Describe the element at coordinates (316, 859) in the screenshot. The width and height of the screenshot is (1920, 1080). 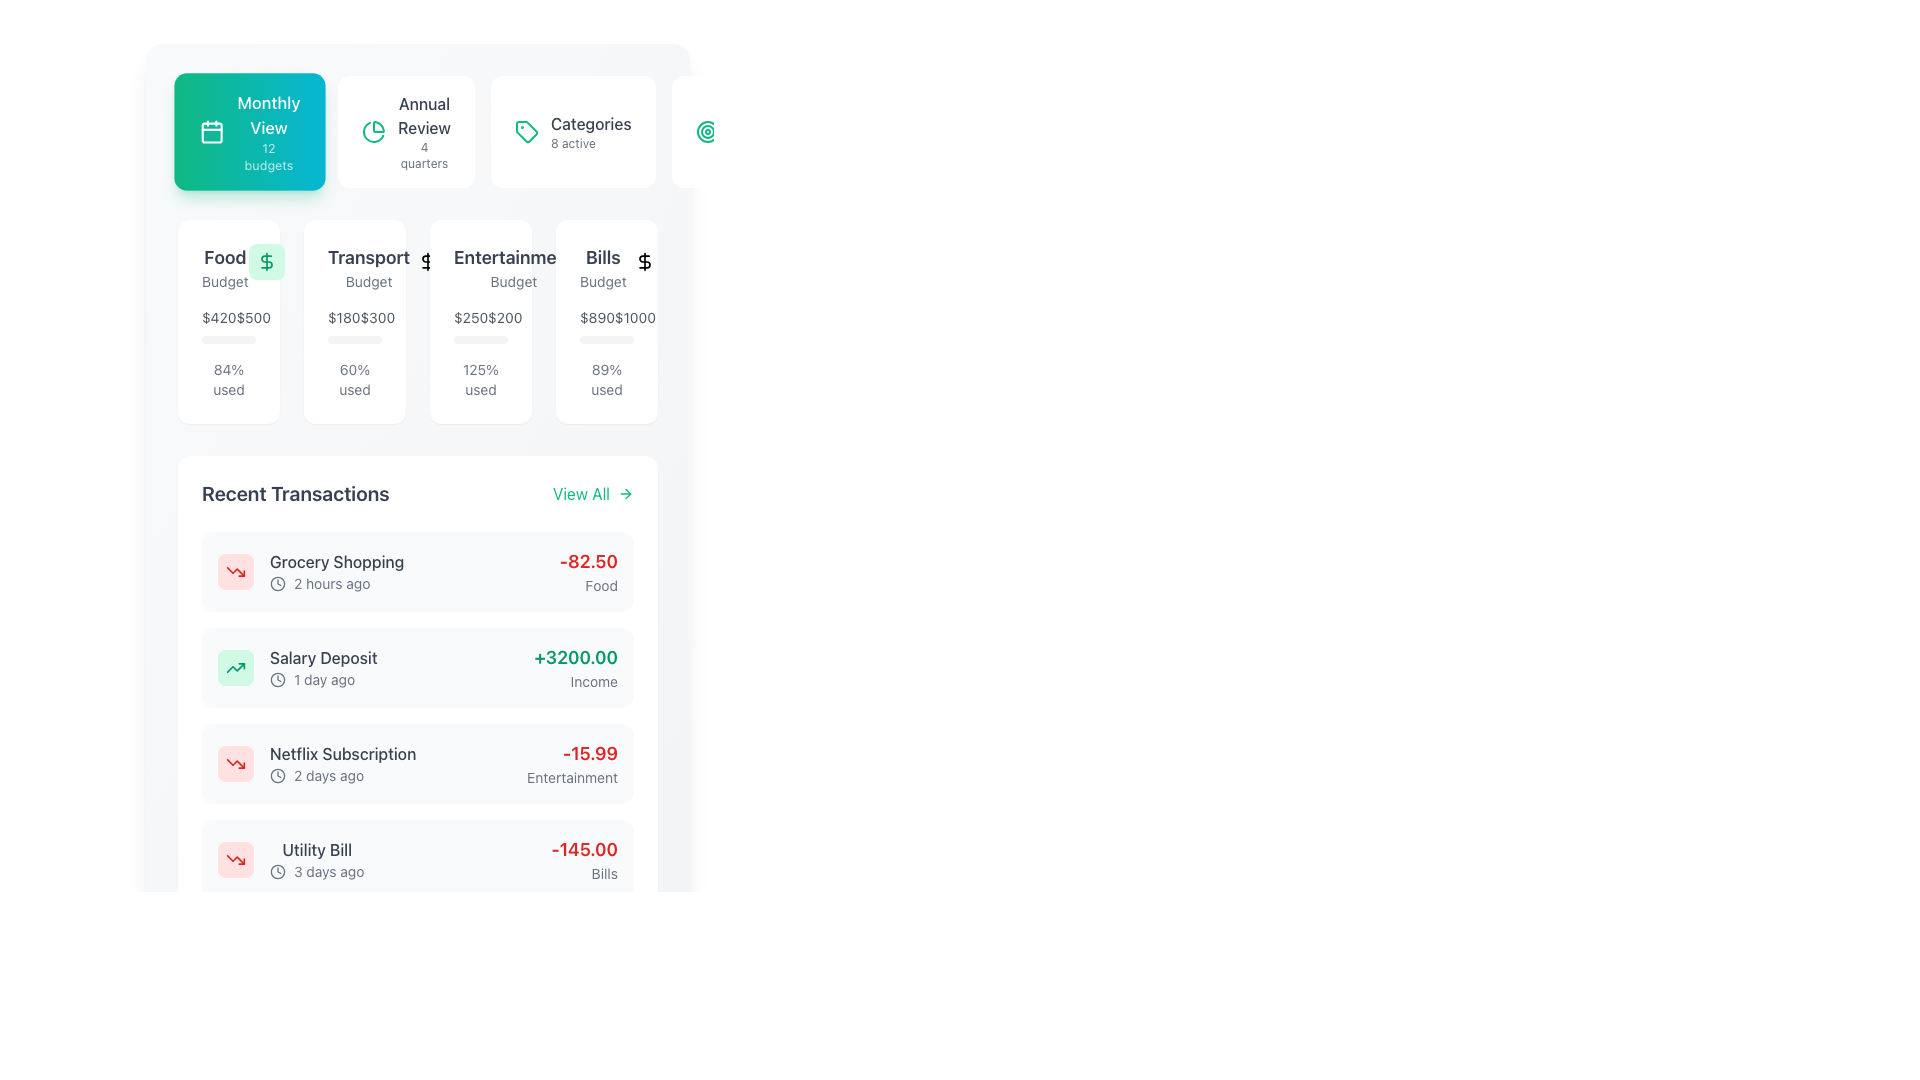
I see `the last transaction list item labeled 'Utility Bill' with a clock icon` at that location.